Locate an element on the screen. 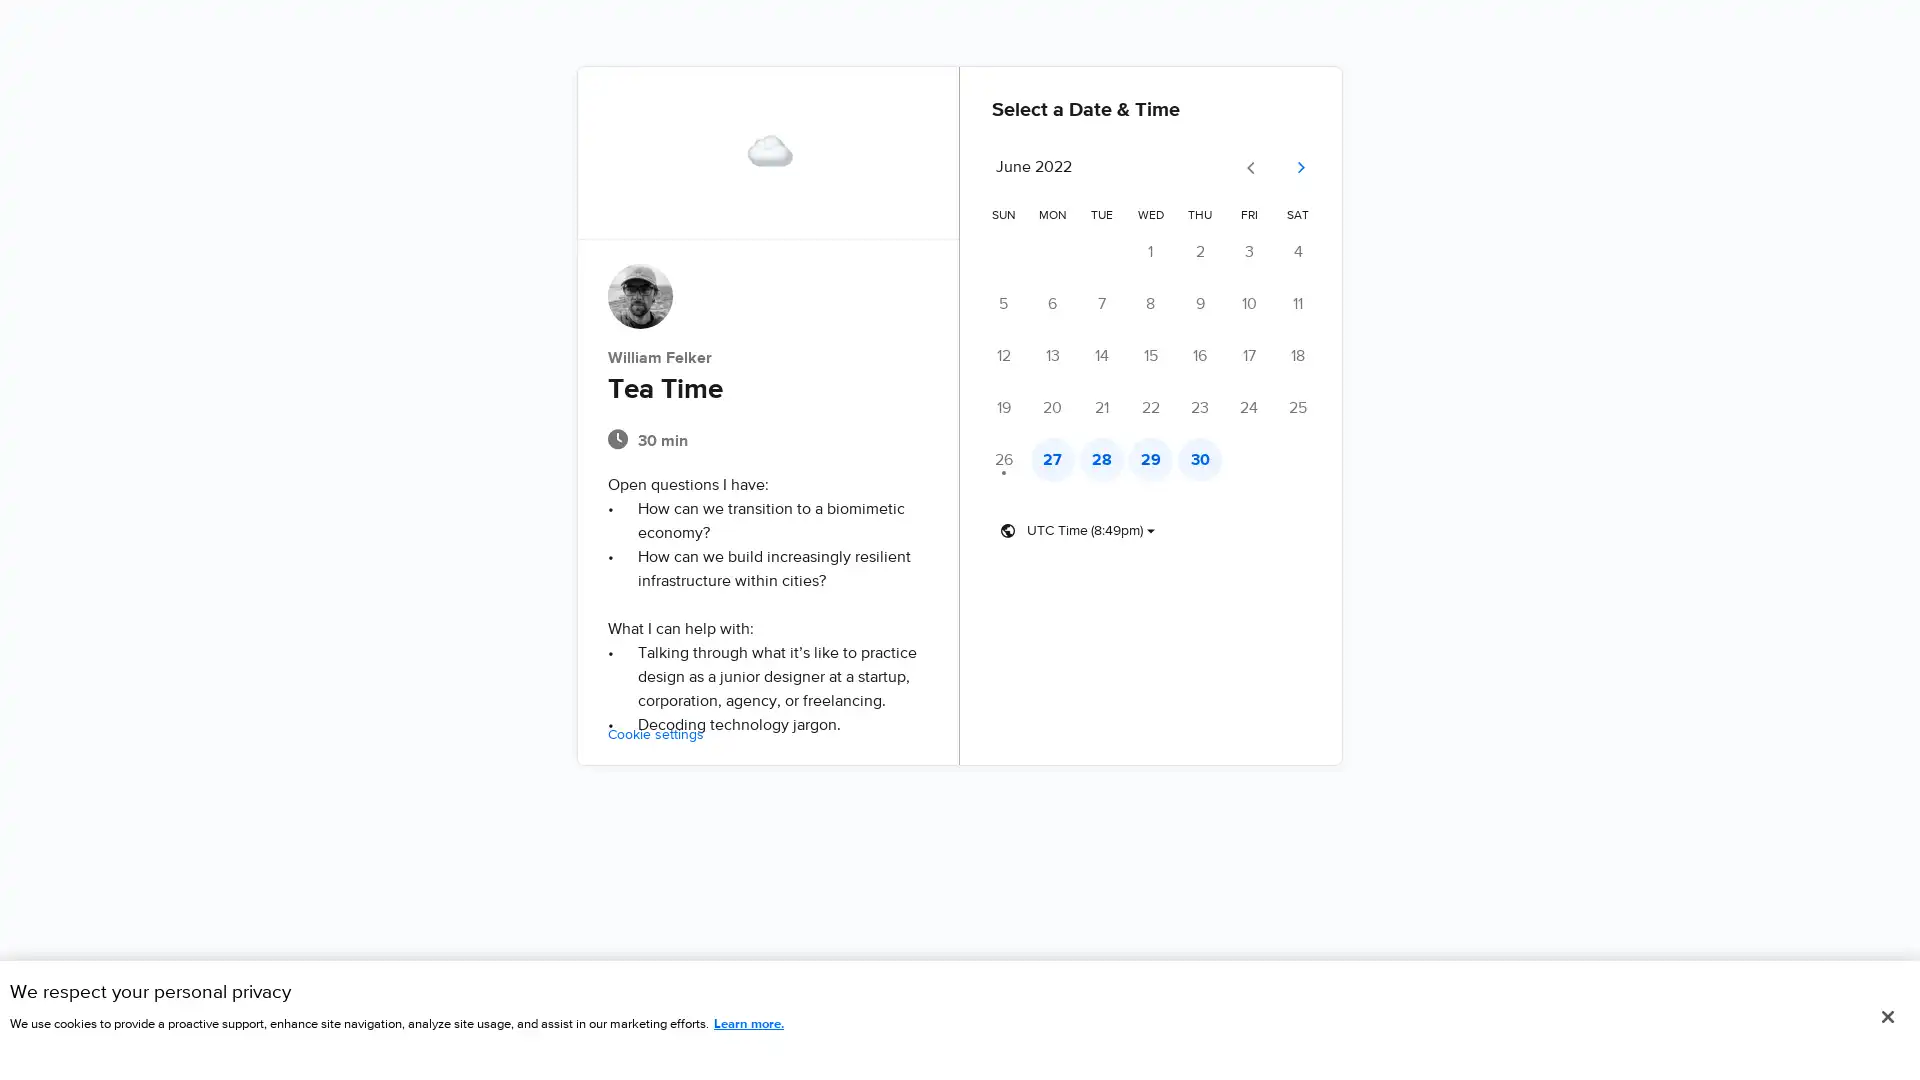  Thursday, June 16 - No times available is located at coordinates (1209, 354).